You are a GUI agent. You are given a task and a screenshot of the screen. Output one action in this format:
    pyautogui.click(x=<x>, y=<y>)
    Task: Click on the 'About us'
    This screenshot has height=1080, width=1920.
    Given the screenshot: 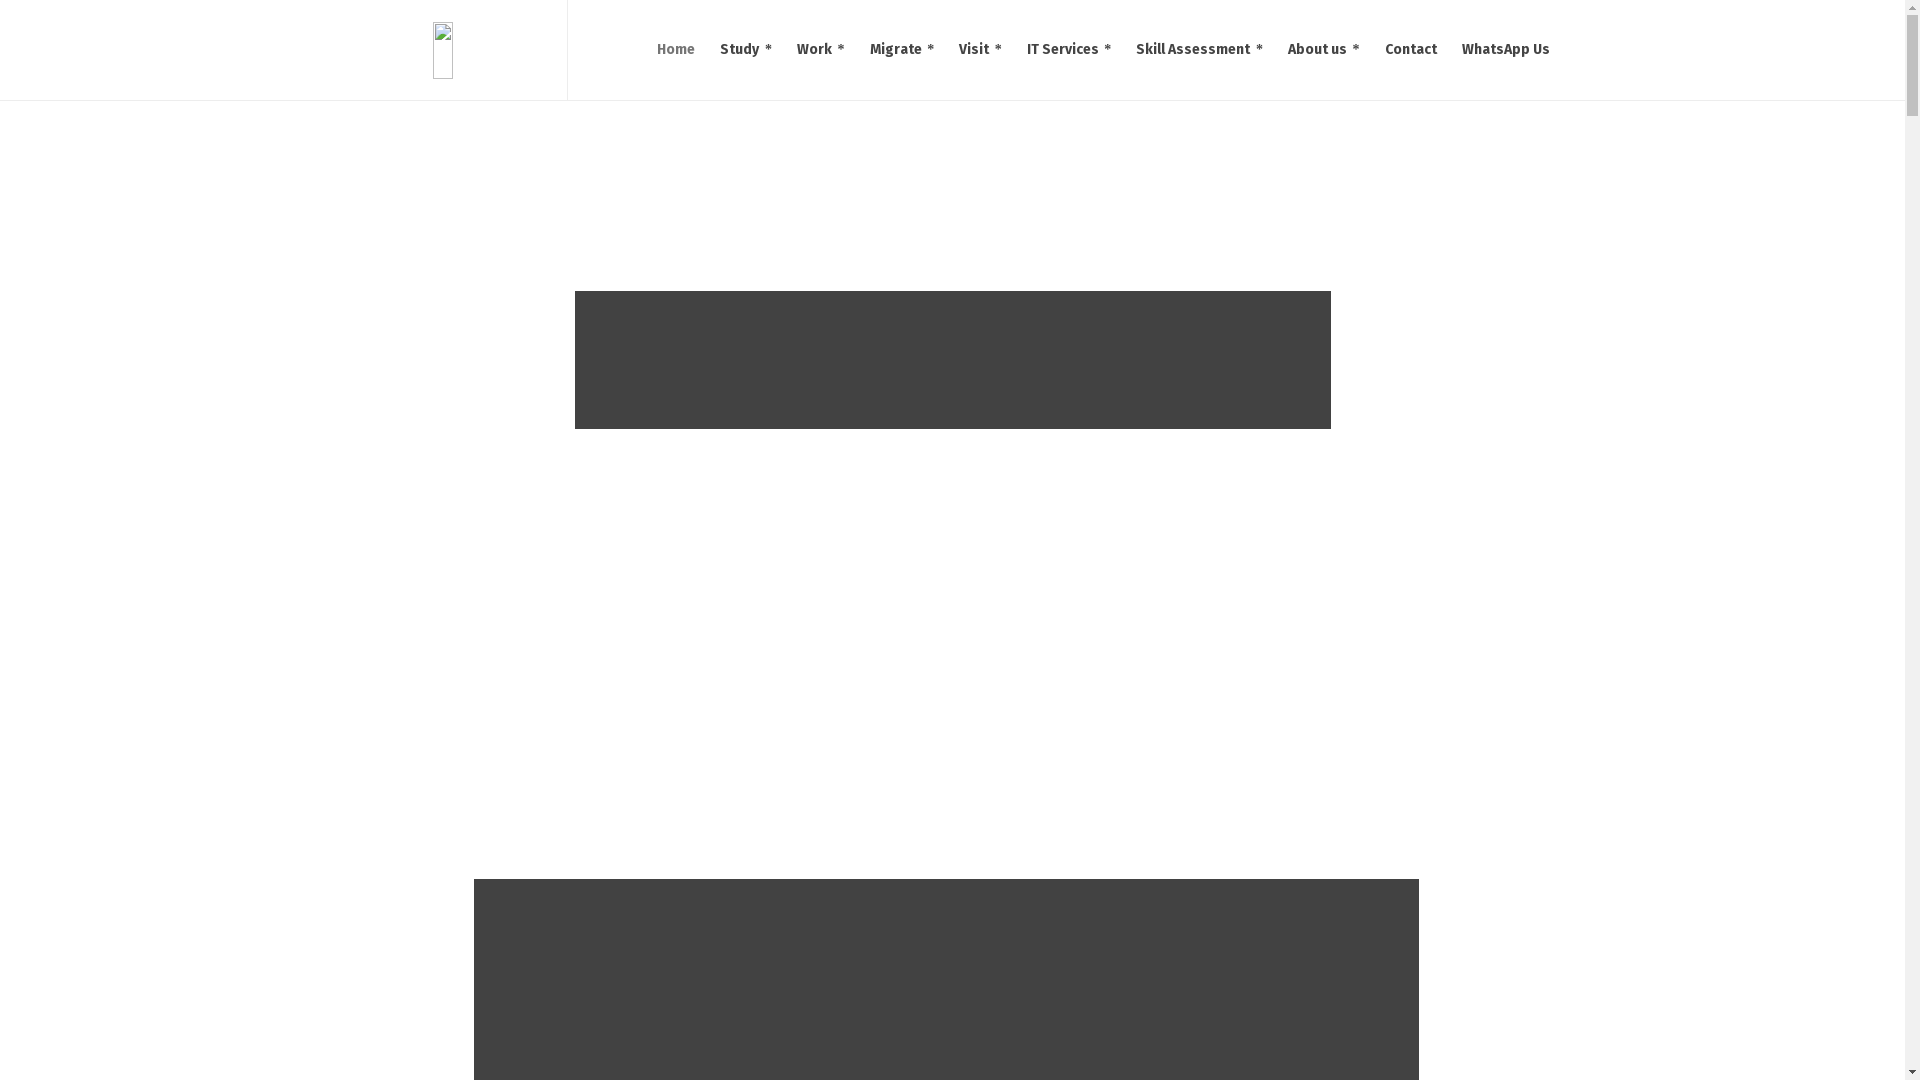 What is the action you would take?
    pyautogui.click(x=1324, y=49)
    